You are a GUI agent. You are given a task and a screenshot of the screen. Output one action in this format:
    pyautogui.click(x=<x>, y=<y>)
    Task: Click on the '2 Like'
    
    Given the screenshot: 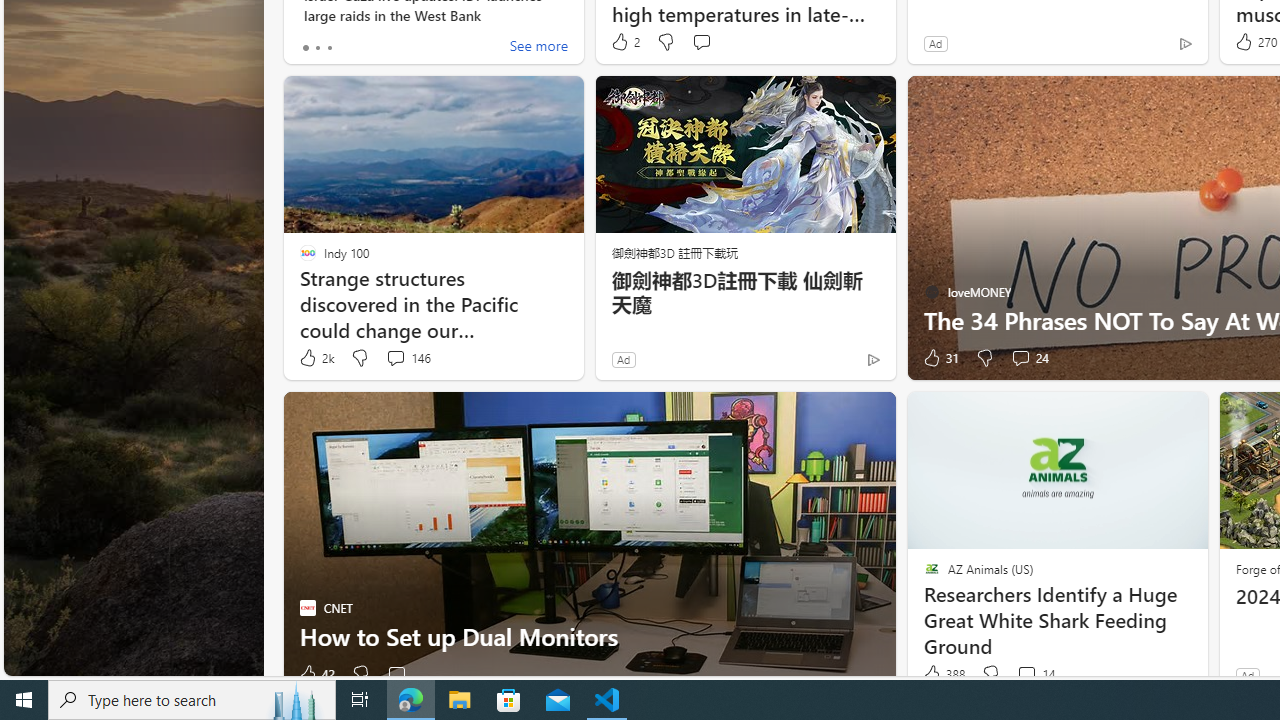 What is the action you would take?
    pyautogui.click(x=623, y=42)
    